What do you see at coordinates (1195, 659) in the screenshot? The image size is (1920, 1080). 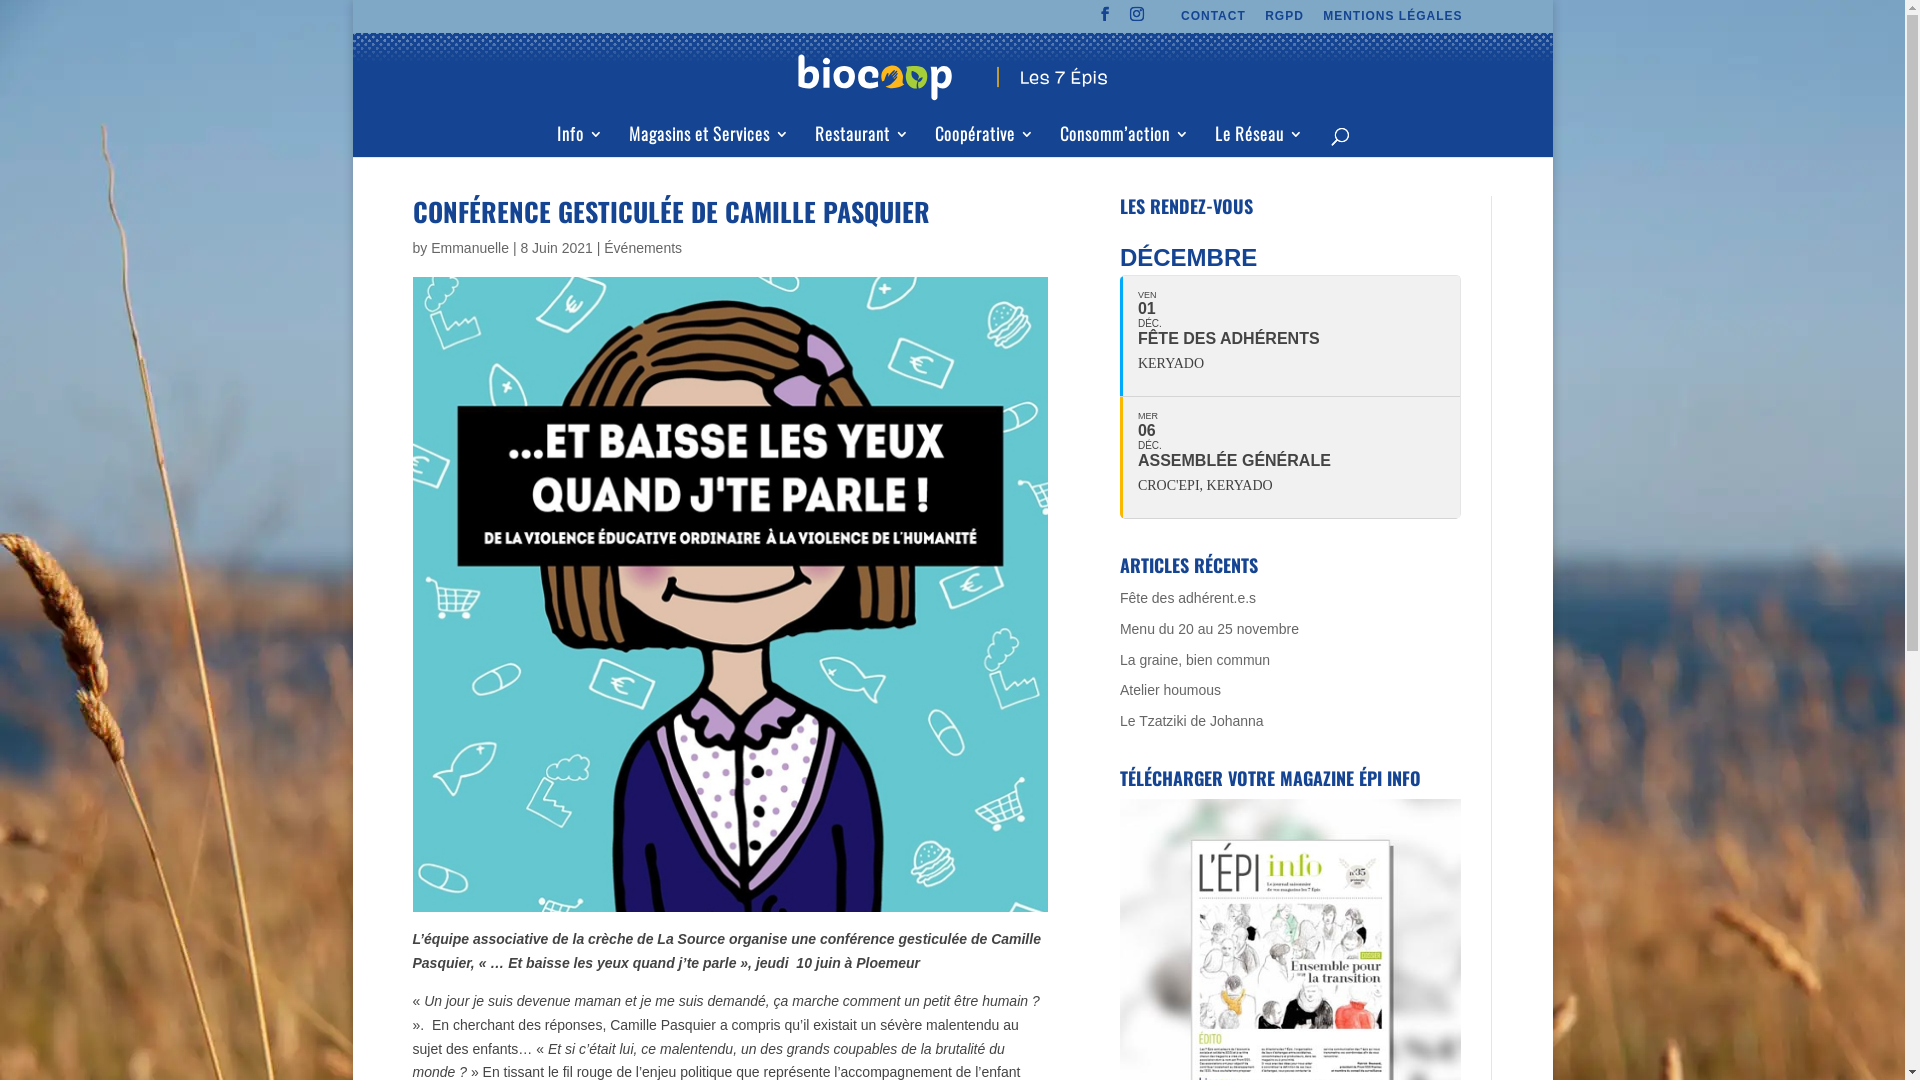 I see `'La graine, bien commun'` at bounding box center [1195, 659].